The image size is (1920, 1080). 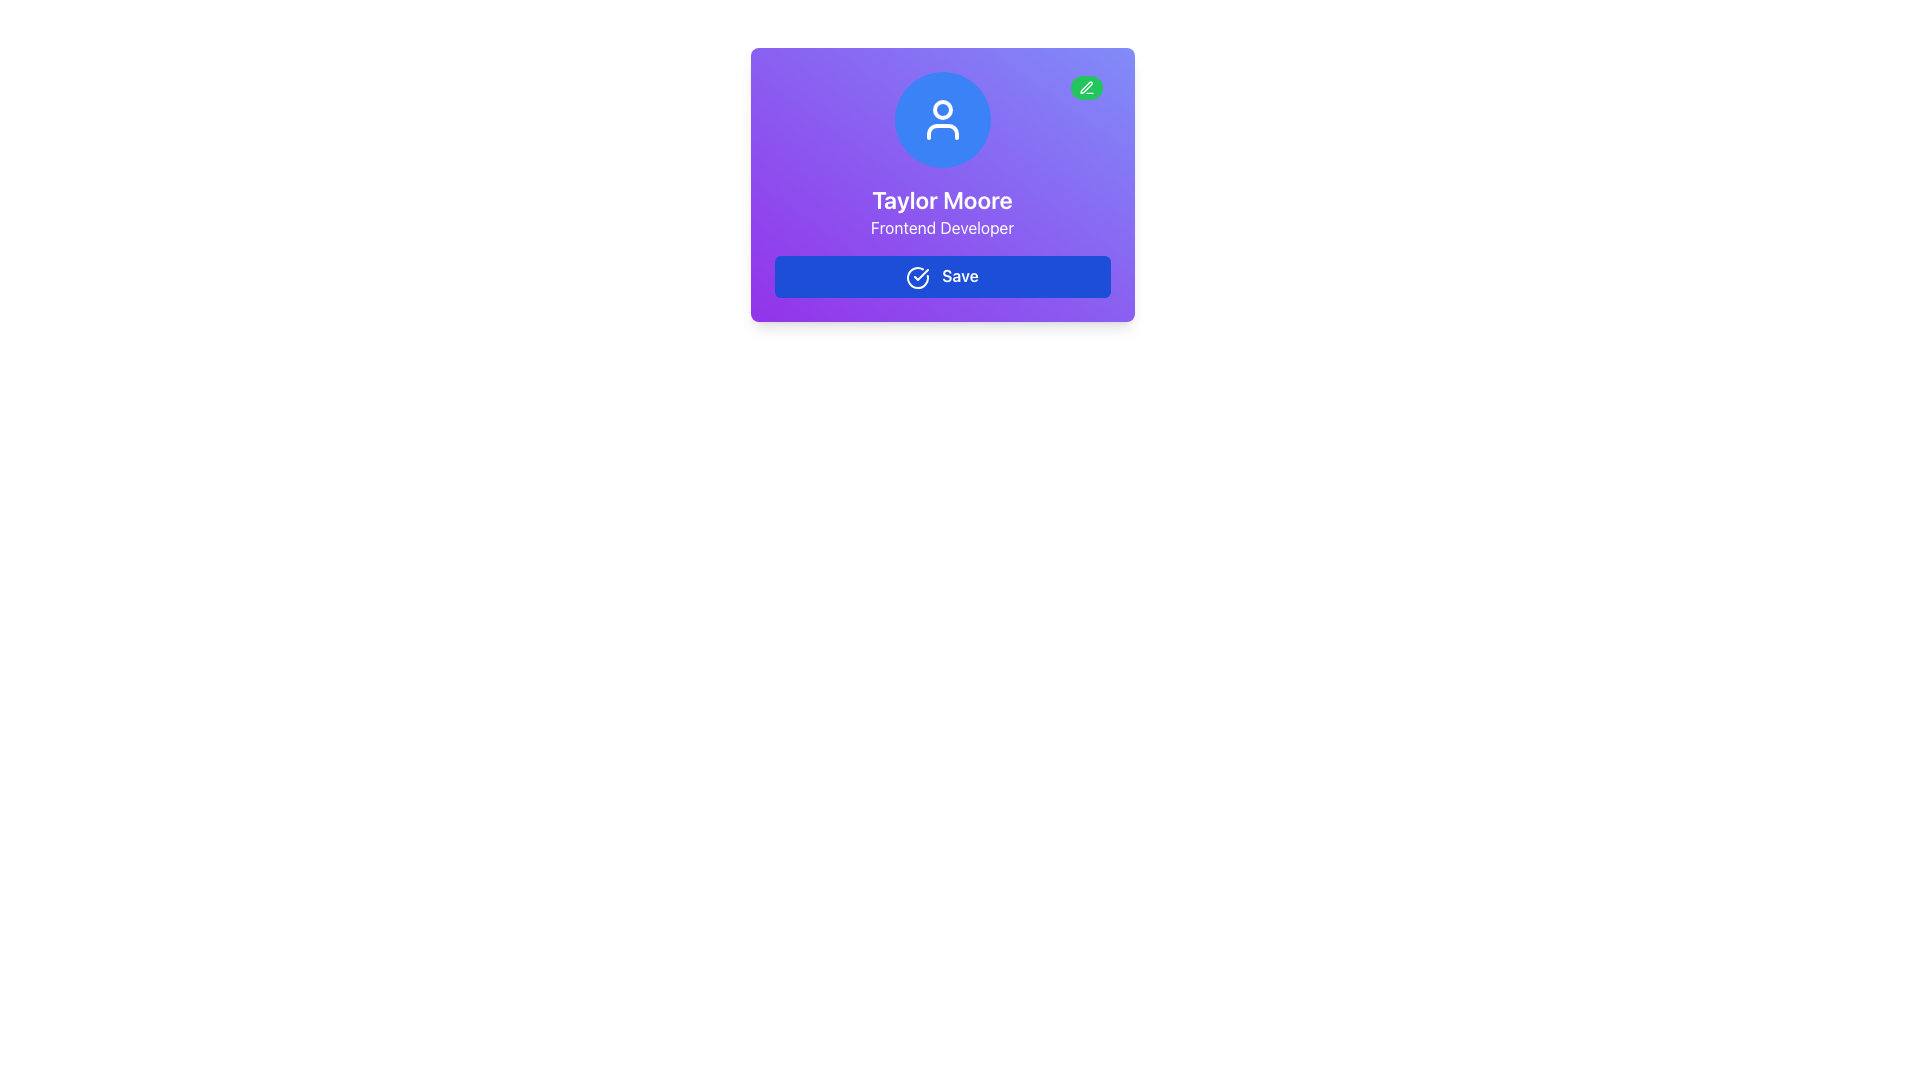 What do you see at coordinates (941, 276) in the screenshot?
I see `the interactive save button located at the bottom of the card layout with a purple gradient background, positioned directly below the text 'Taylor Moore' and 'Frontend Developer'` at bounding box center [941, 276].